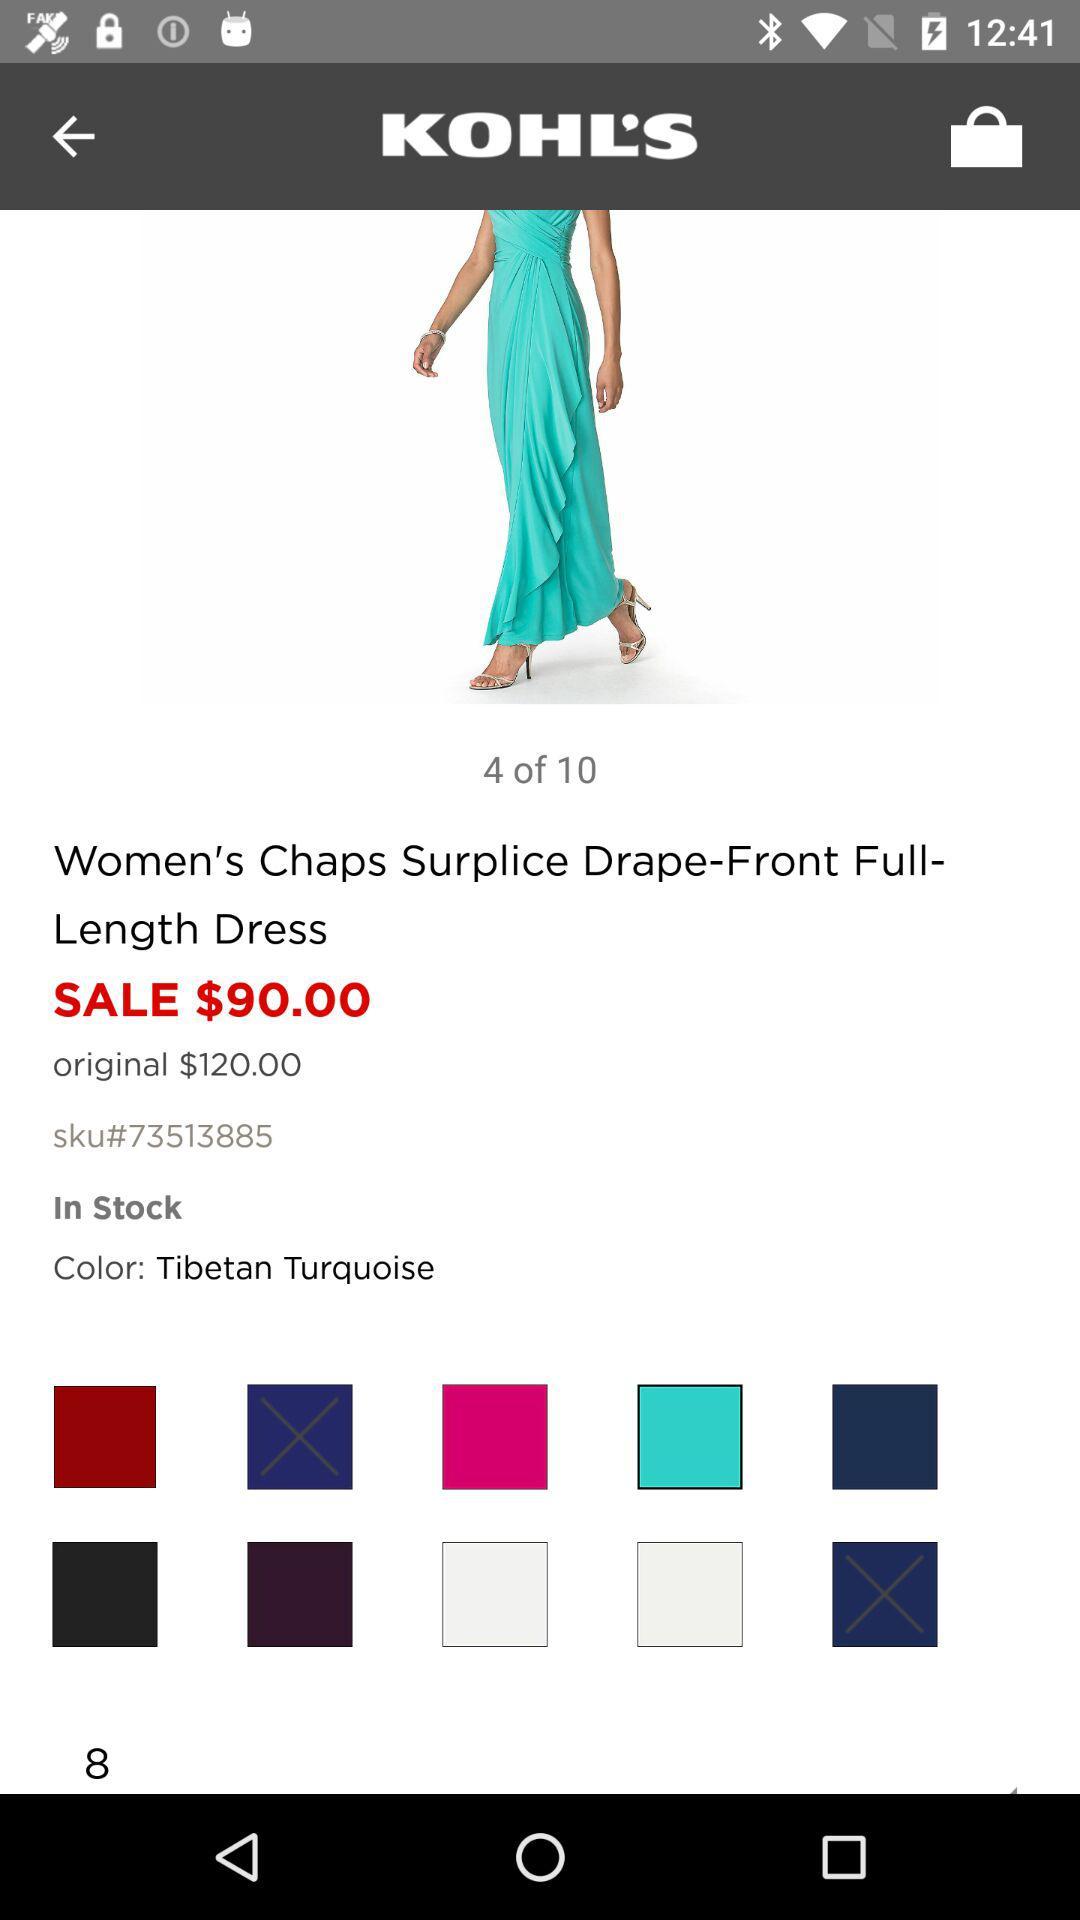 The height and width of the screenshot is (1920, 1080). I want to click on cart, so click(980, 135).